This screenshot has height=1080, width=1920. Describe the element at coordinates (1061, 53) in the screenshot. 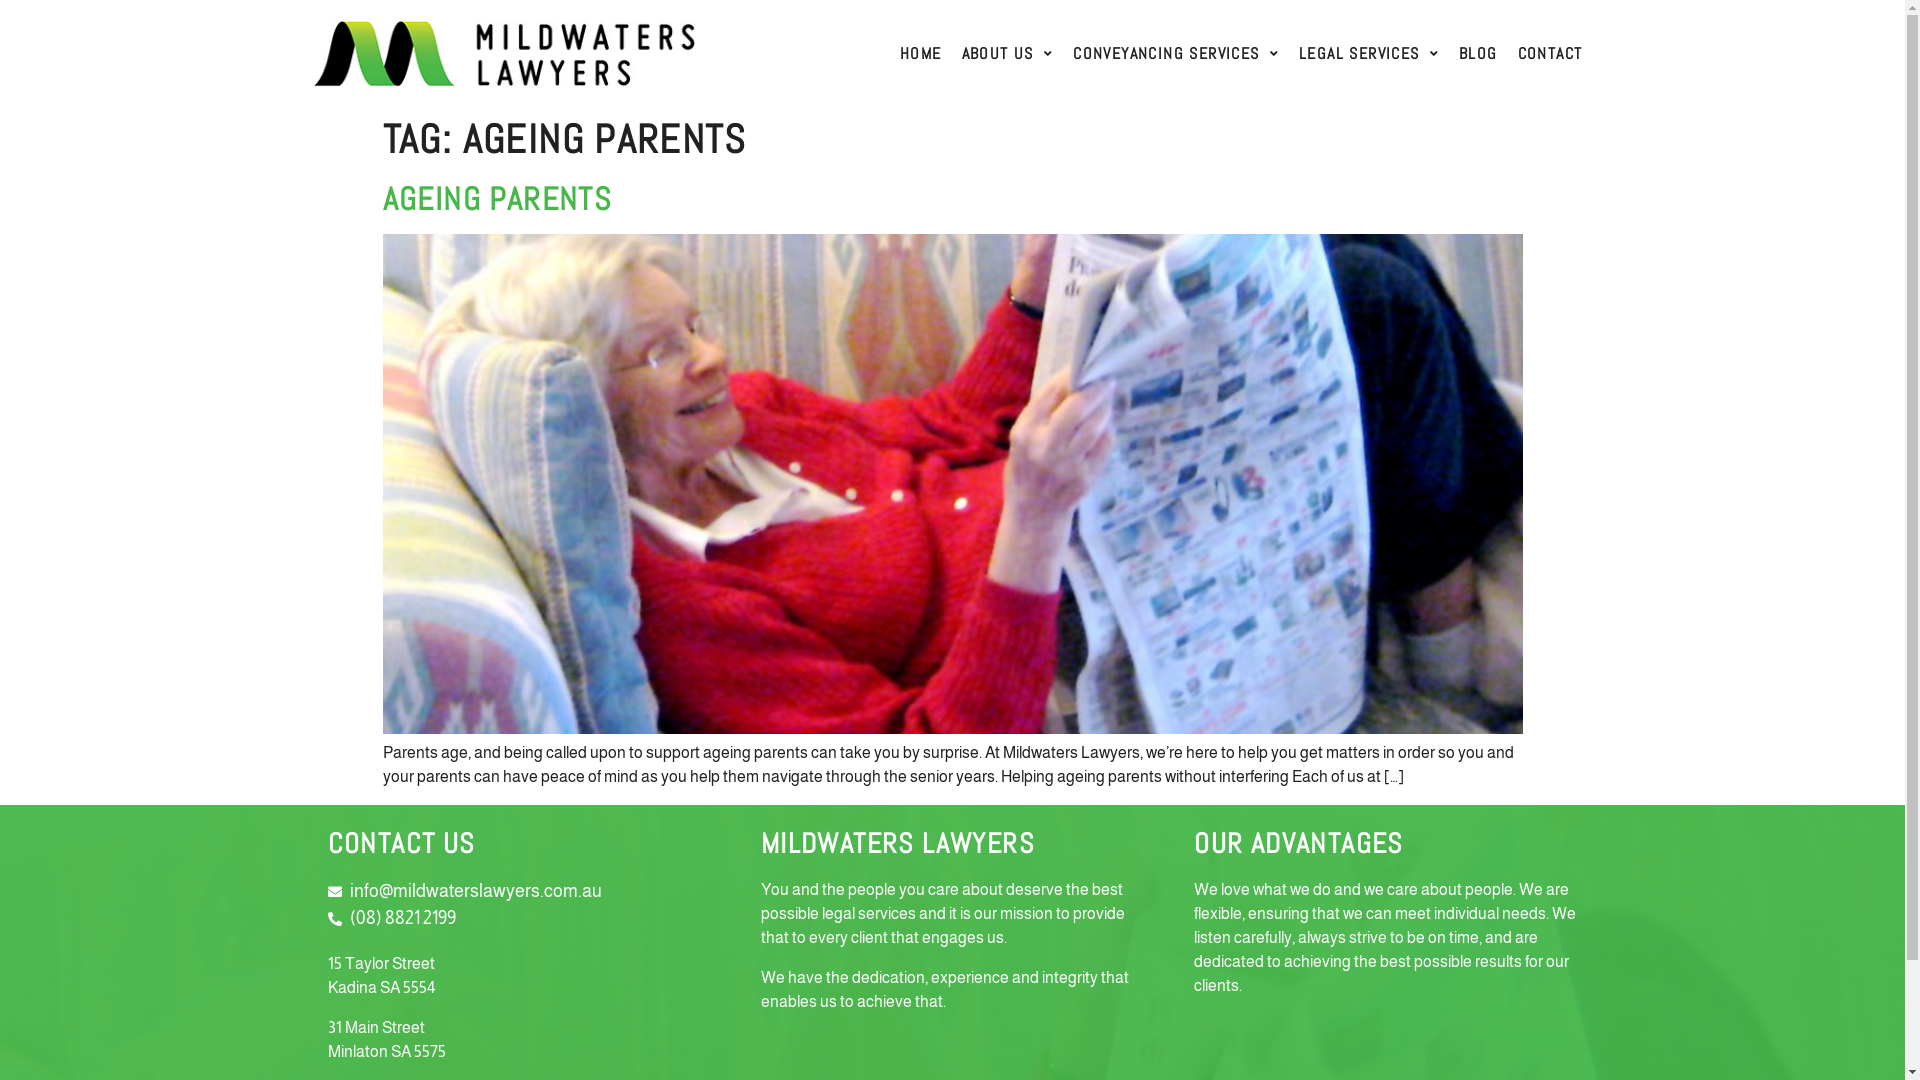

I see `'CONVEYANCING SERVICES'` at that location.